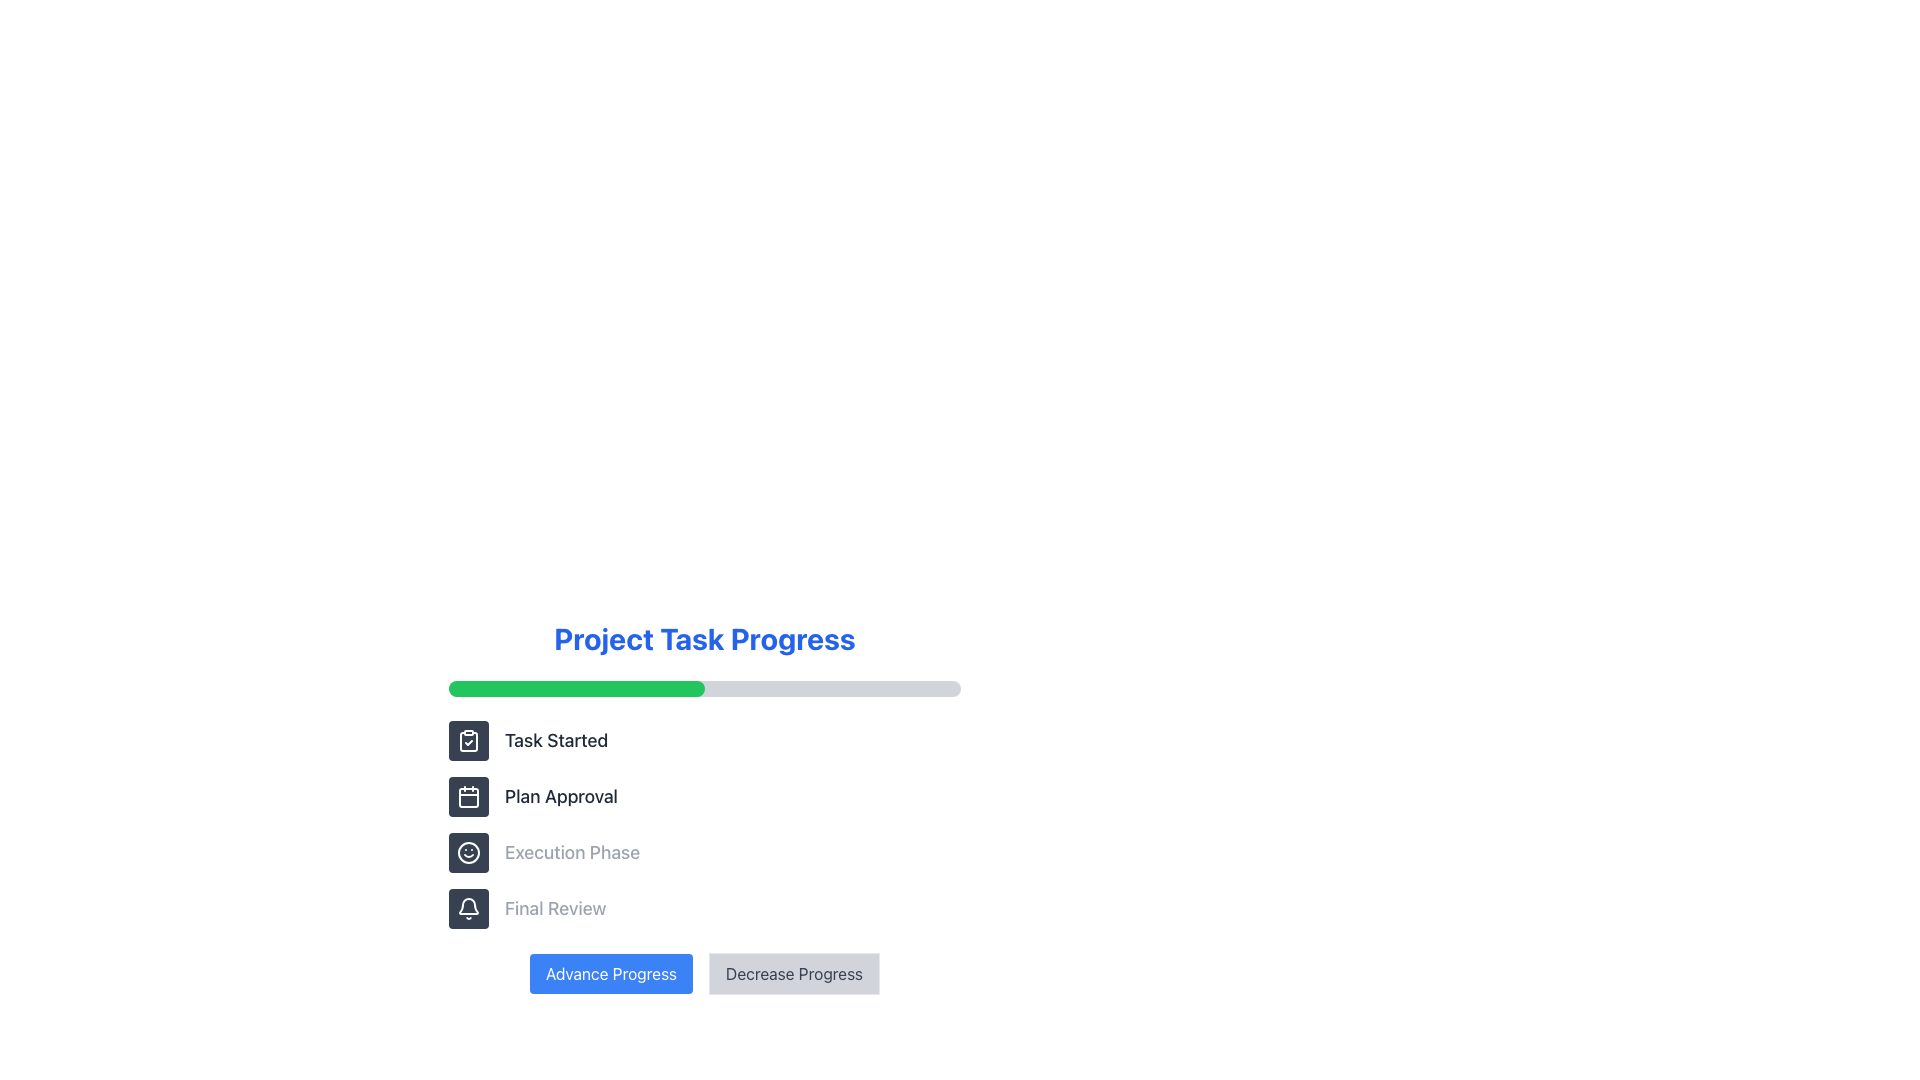  I want to click on the clipboard icon with a checkmark located within a rectangular button styled with a dark gray background and white border, positioned at the upper left of a vertical set of four buttons, so click(468, 740).